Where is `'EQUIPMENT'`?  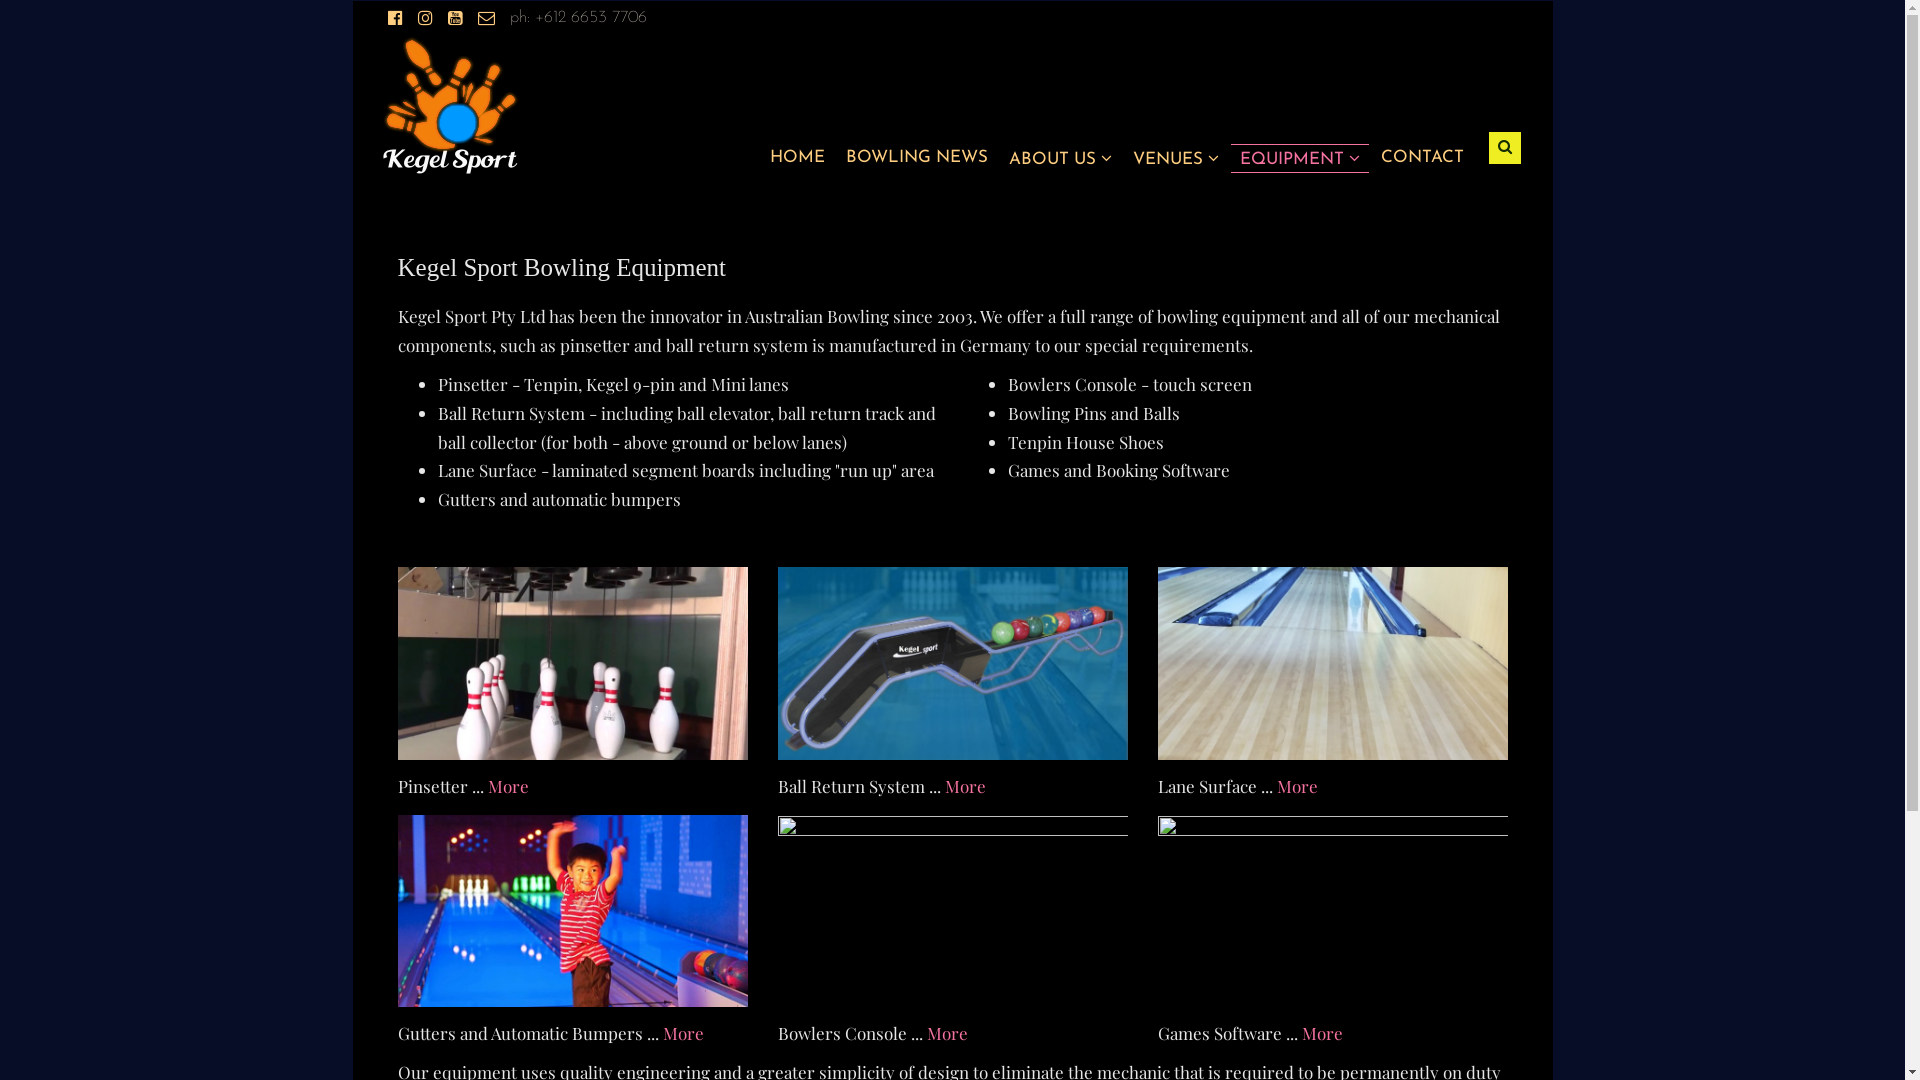
'EQUIPMENT' is located at coordinates (1300, 157).